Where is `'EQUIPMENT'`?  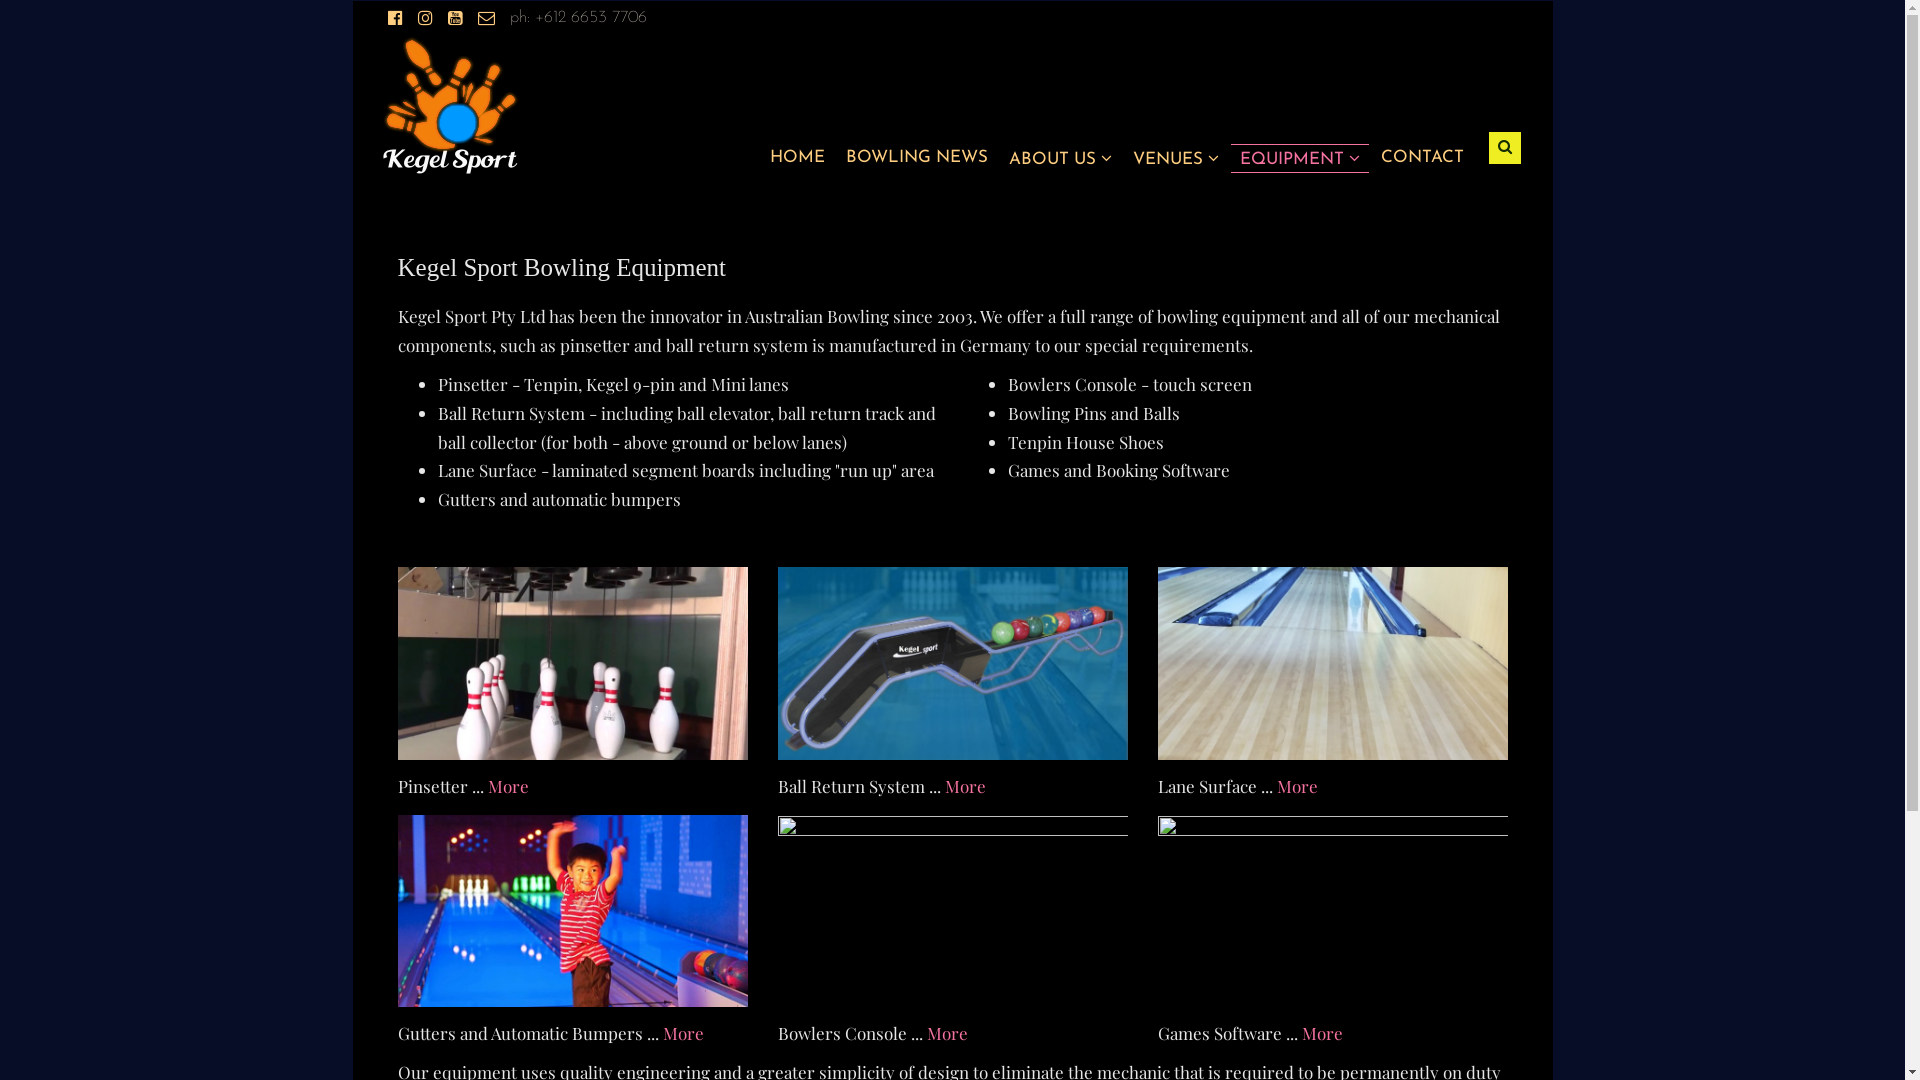
'EQUIPMENT' is located at coordinates (1300, 157).